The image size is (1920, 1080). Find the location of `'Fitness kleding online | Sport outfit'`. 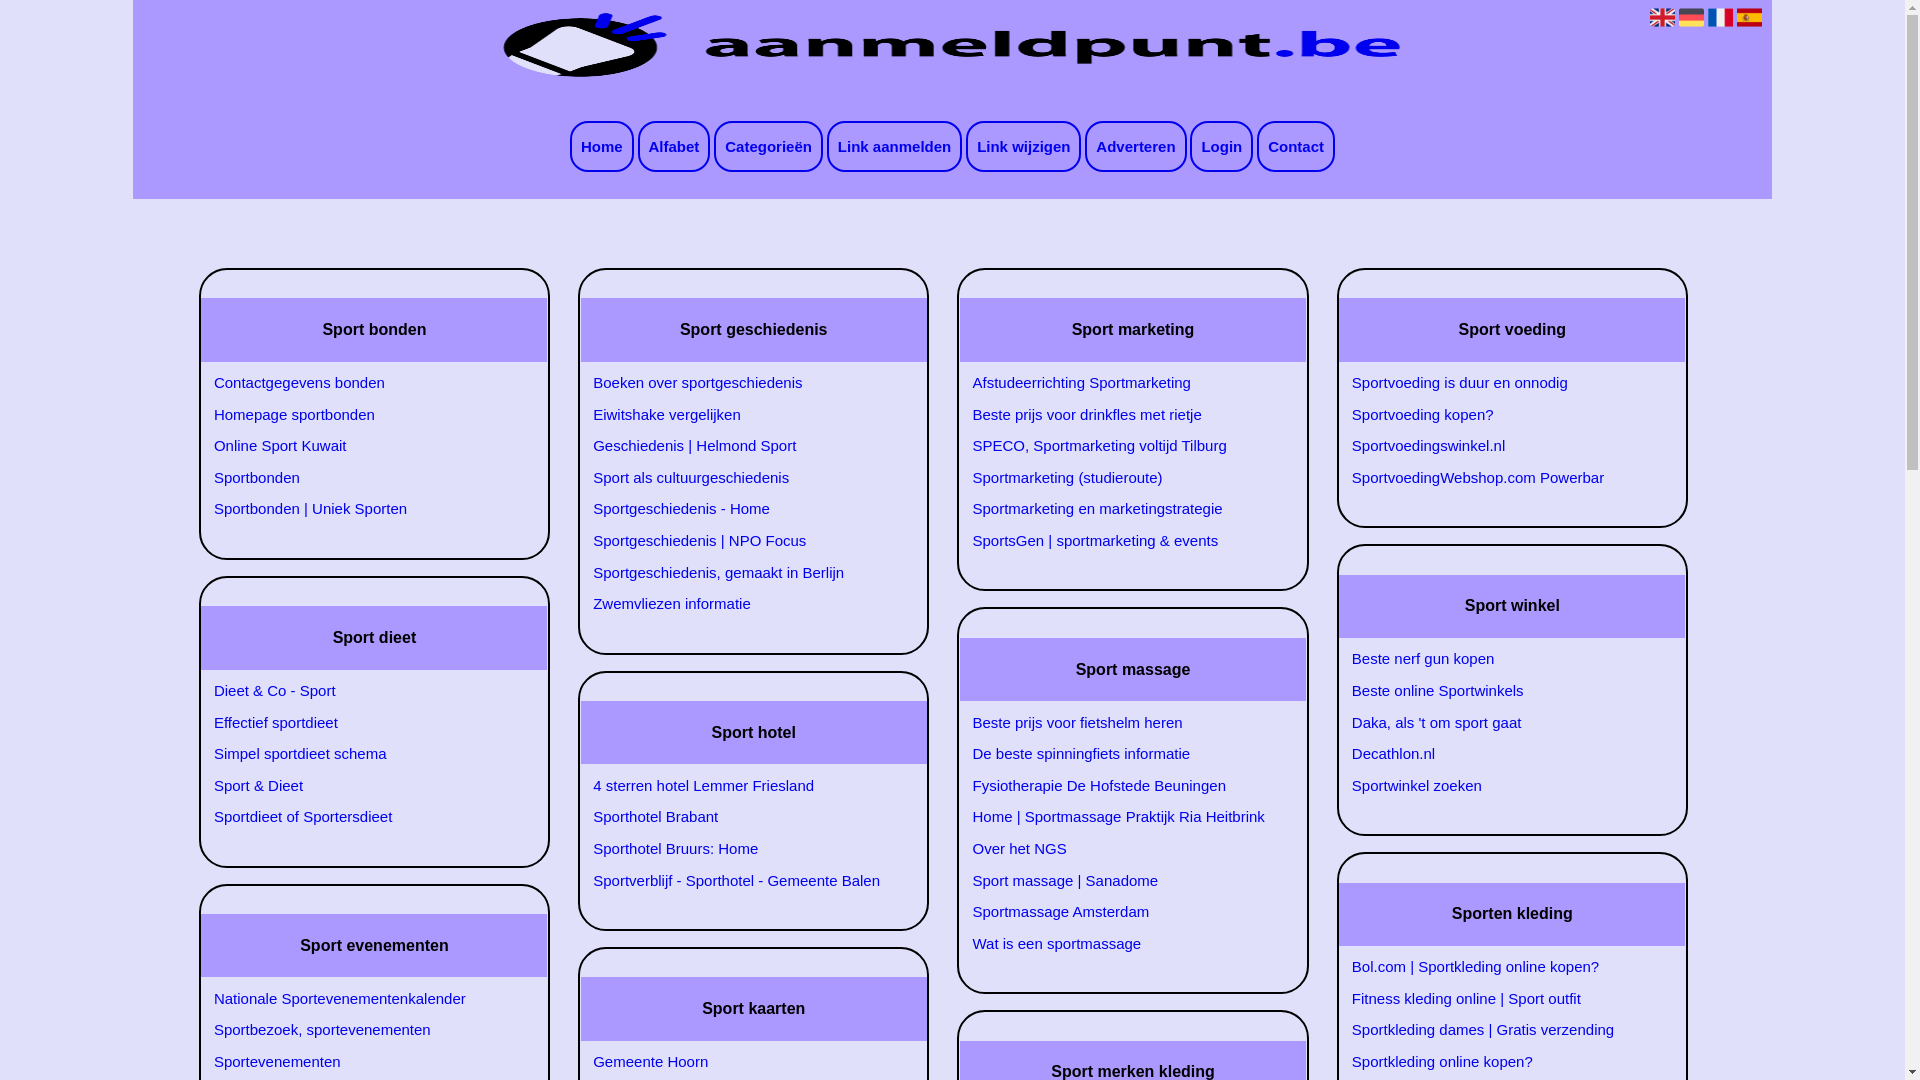

'Fitness kleding online | Sport outfit' is located at coordinates (1342, 999).